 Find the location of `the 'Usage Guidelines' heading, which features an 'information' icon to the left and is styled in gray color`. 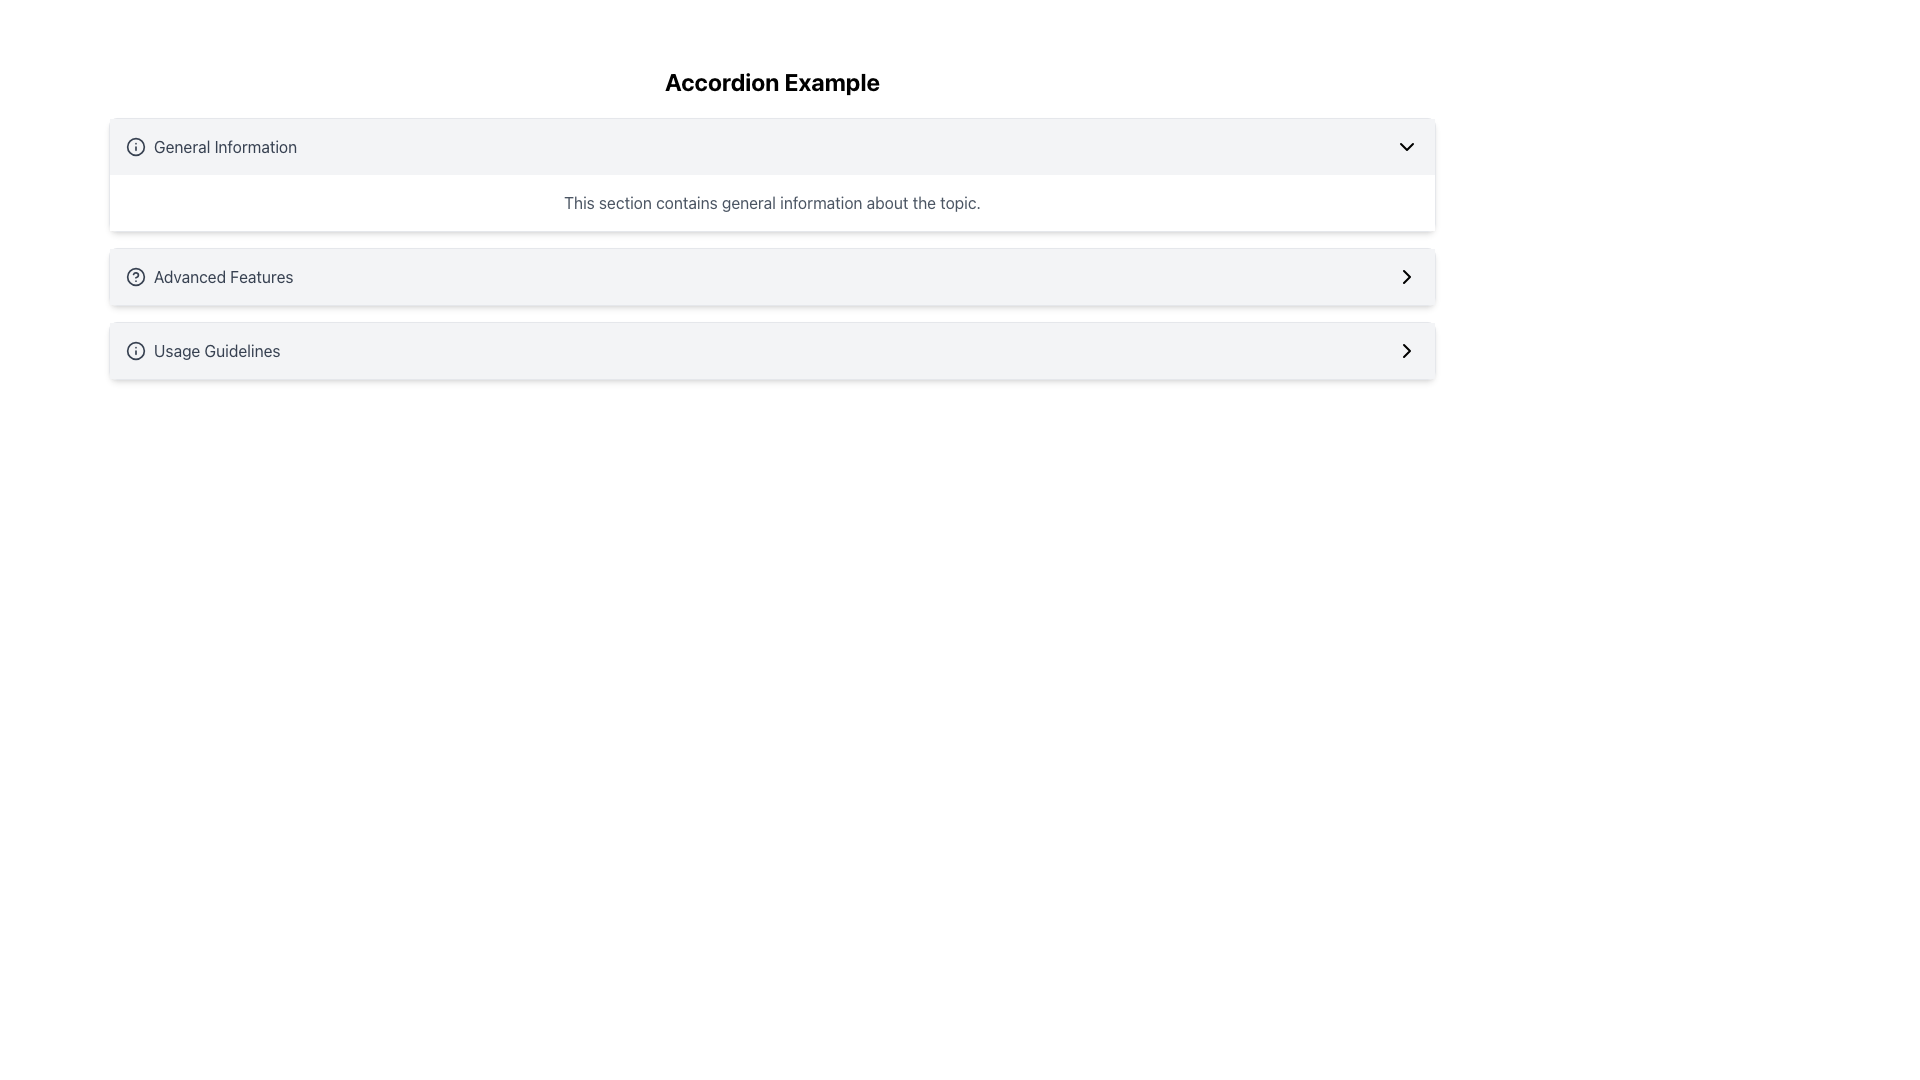

the 'Usage Guidelines' heading, which features an 'information' icon to the left and is styled in gray color is located at coordinates (203, 350).